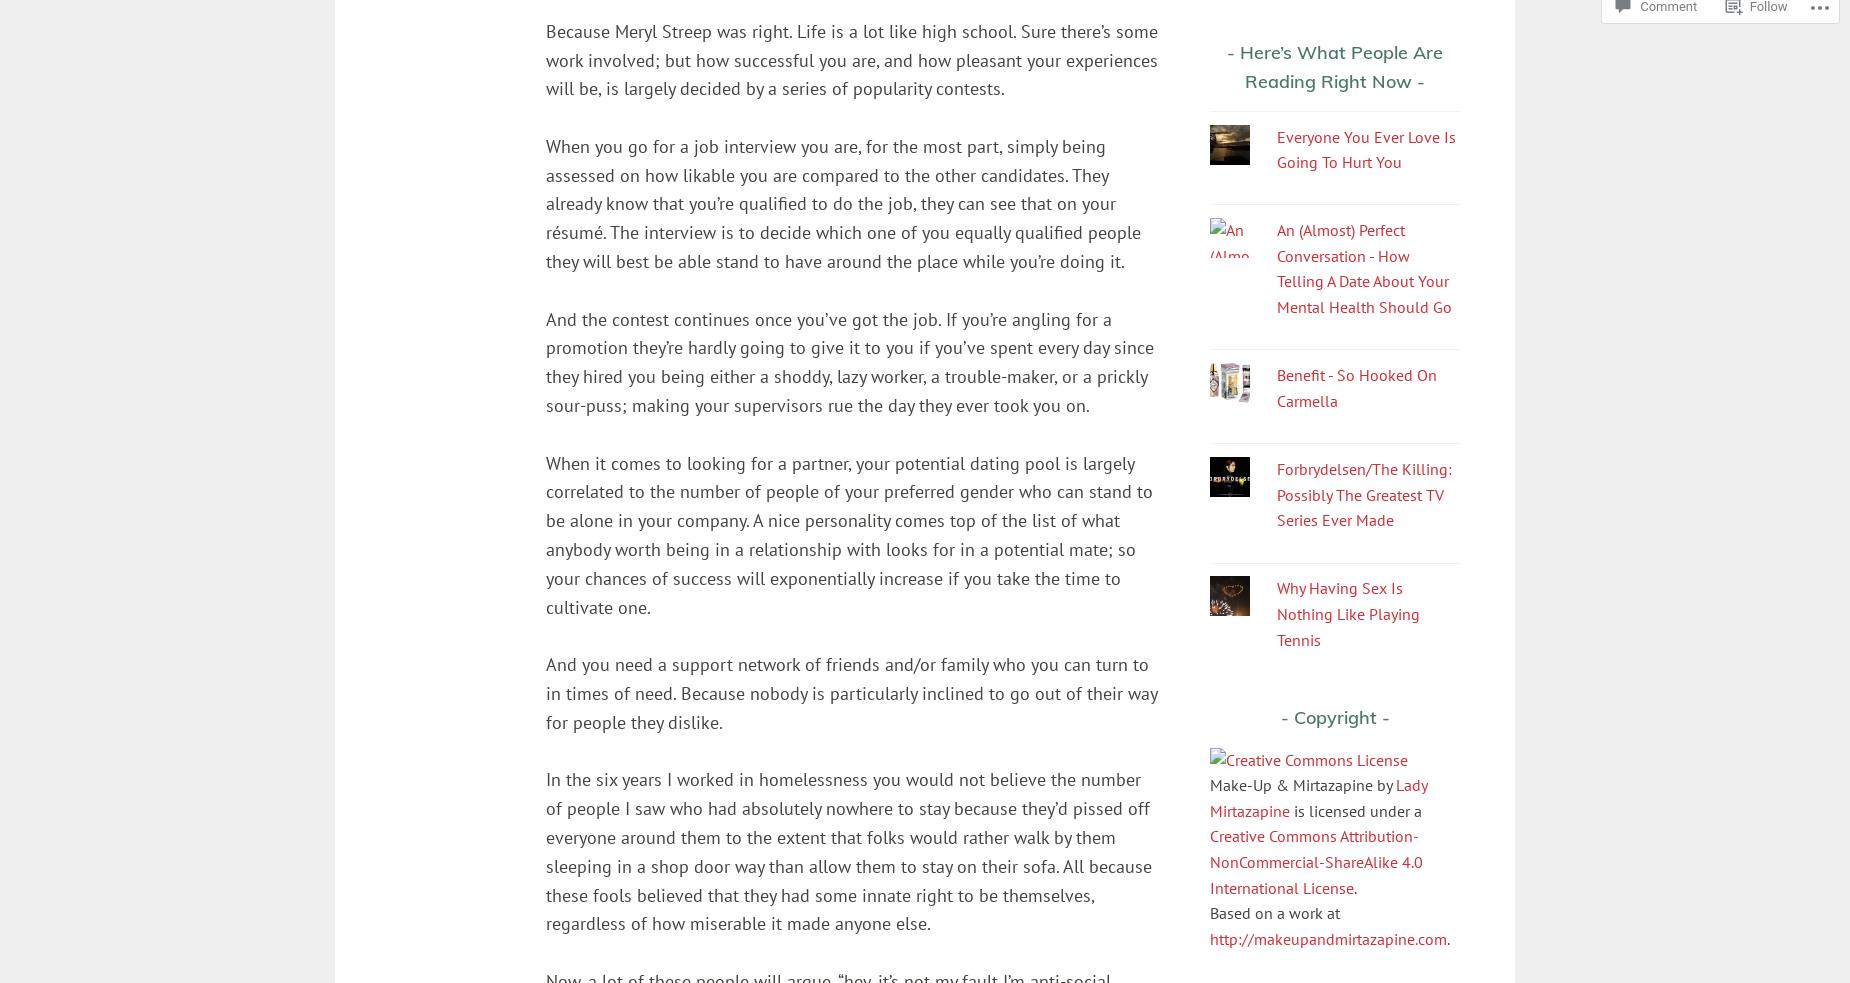 This screenshot has width=1850, height=983. I want to click on 'In the six years I worked in homelessness you would not believe the number of people I saw who had absolutely nowhere to stay because they’d pissed off everyone around them to the extent that folks would rather walk by them sleeping in a shop door way than allow them to stay on their sofa. All because these fools believed that they had some innate right to be themselves, regardless of how miserable it made anyone else.', so click(545, 851).